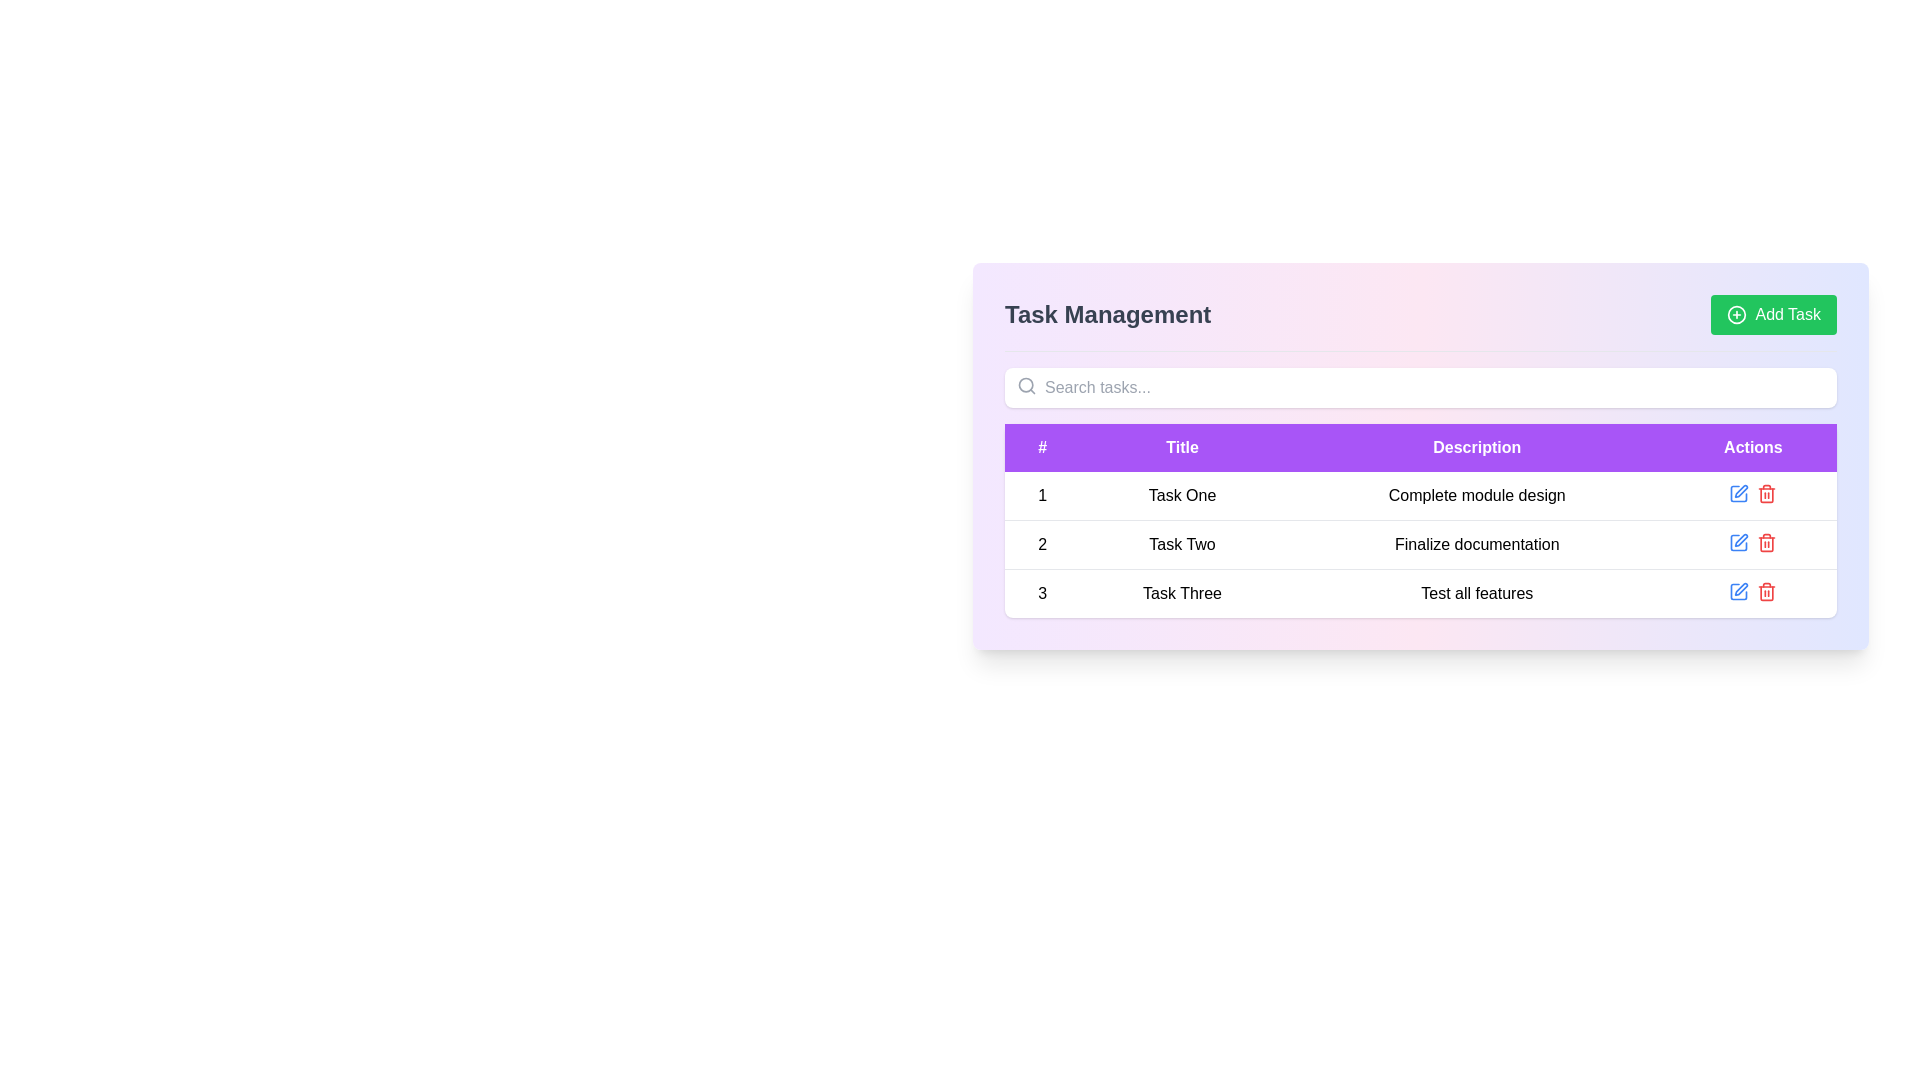  Describe the element at coordinates (1477, 544) in the screenshot. I see `the Plain text label displaying 'Finalize documentation', which is located in the second row of the table under the 'Description' column` at that location.